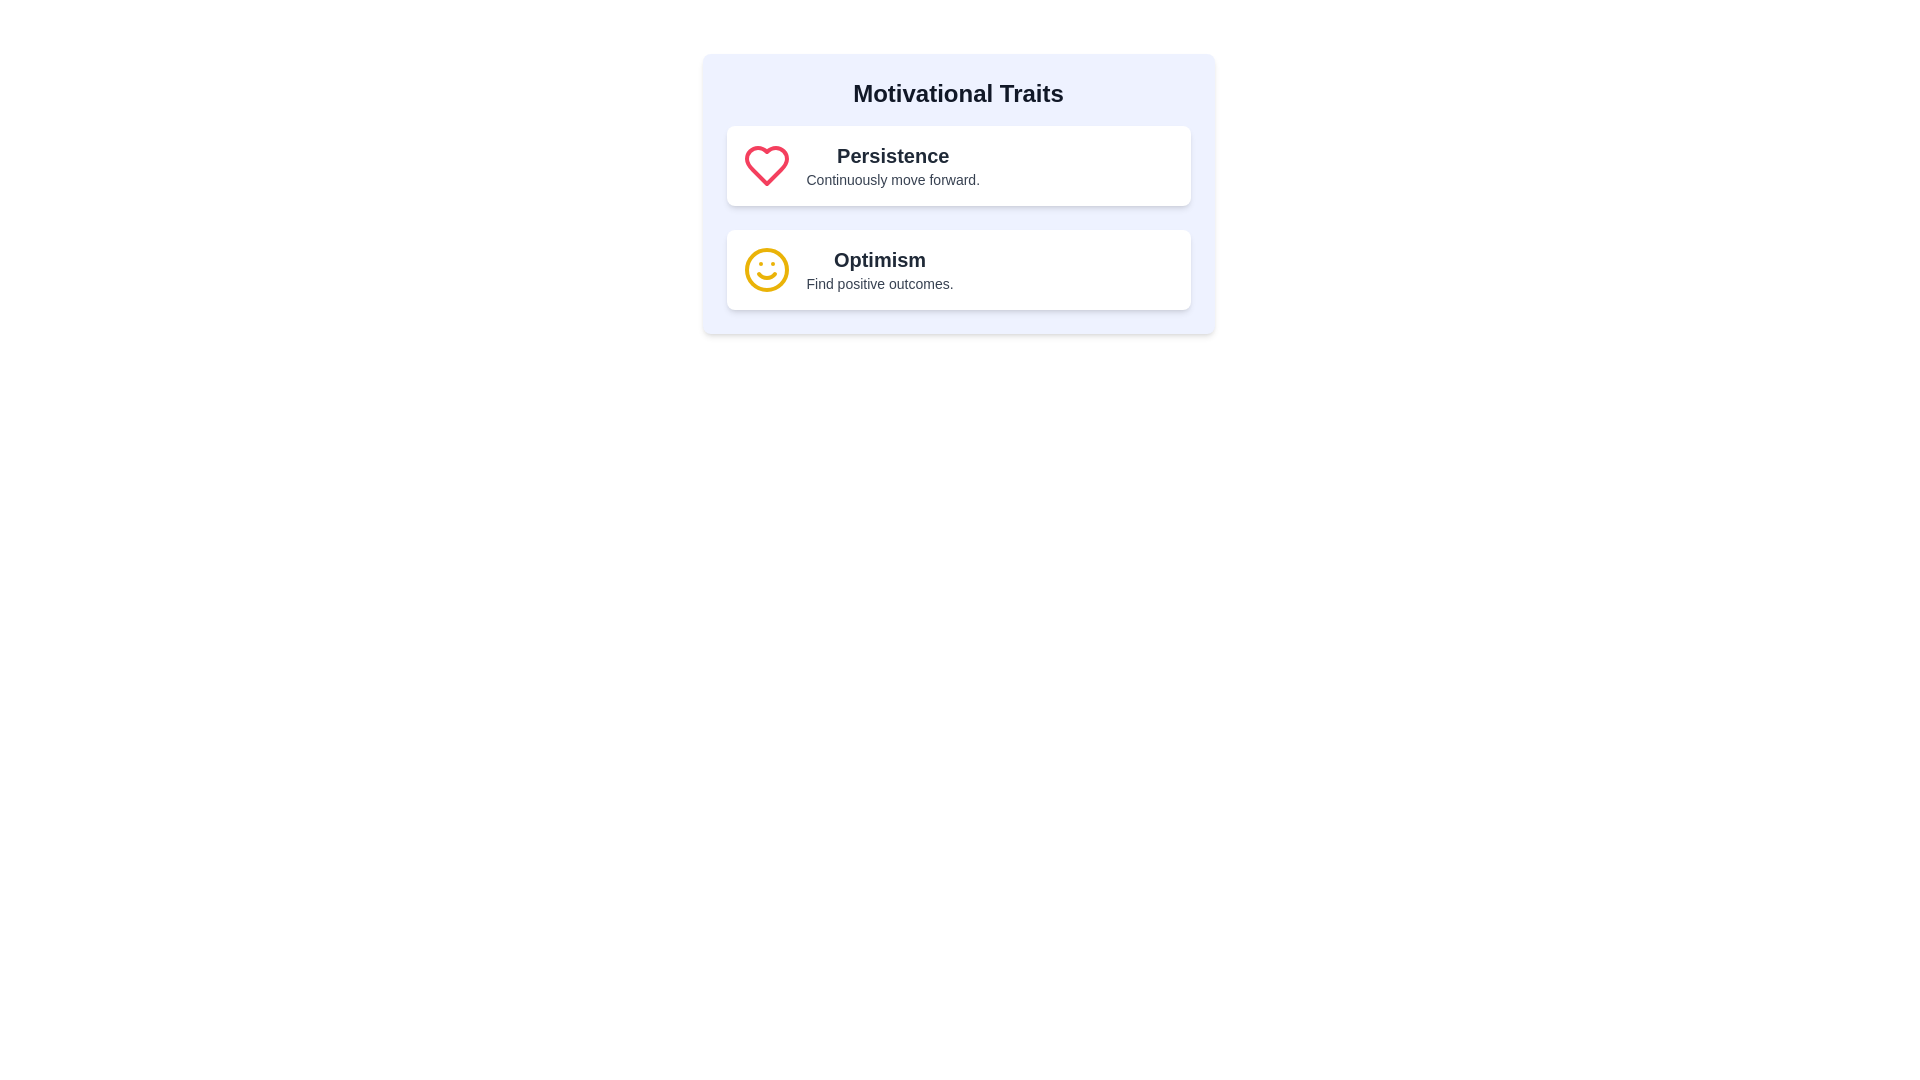 The height and width of the screenshot is (1080, 1920). I want to click on the text element displaying 'Find positive outcomes.' which is located below the heading 'Optimism', so click(880, 284).